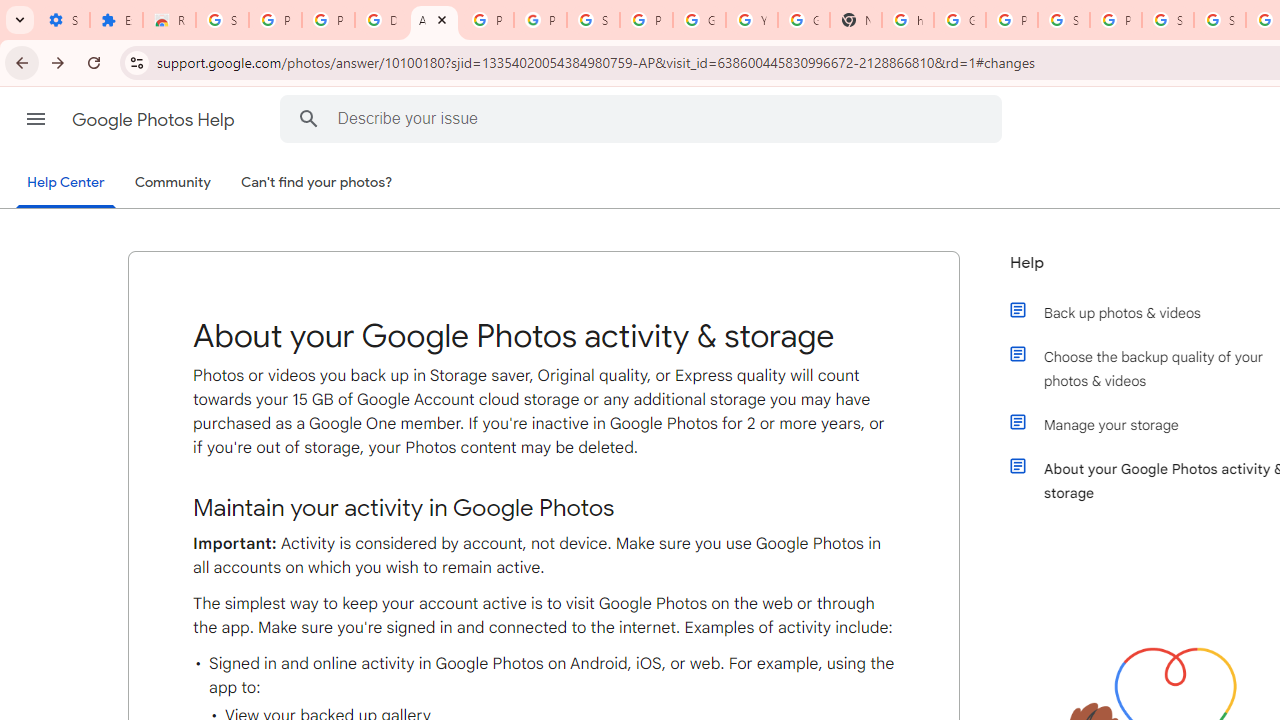 Image resolution: width=1280 pixels, height=720 pixels. Describe the element at coordinates (751, 20) in the screenshot. I see `'YouTube'` at that location.